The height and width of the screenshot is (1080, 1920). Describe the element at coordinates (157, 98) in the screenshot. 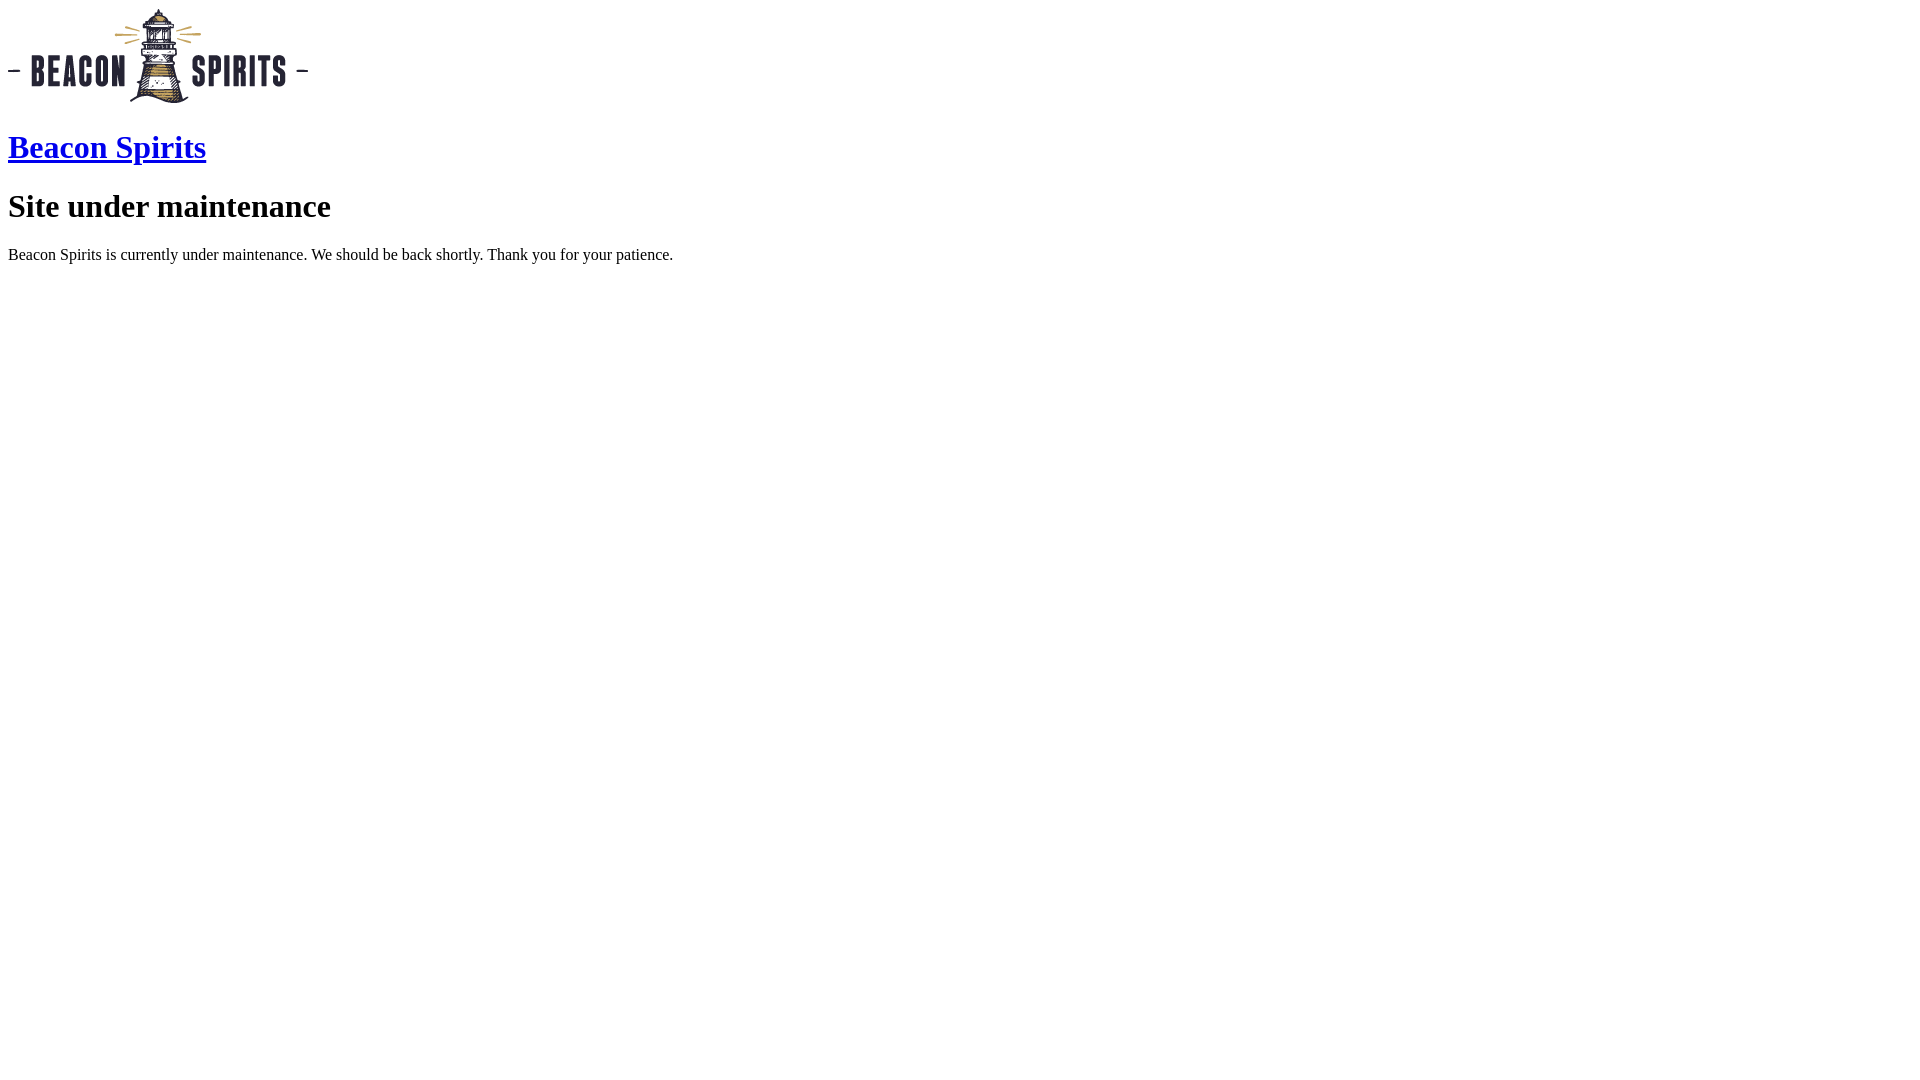

I see `'Home'` at that location.